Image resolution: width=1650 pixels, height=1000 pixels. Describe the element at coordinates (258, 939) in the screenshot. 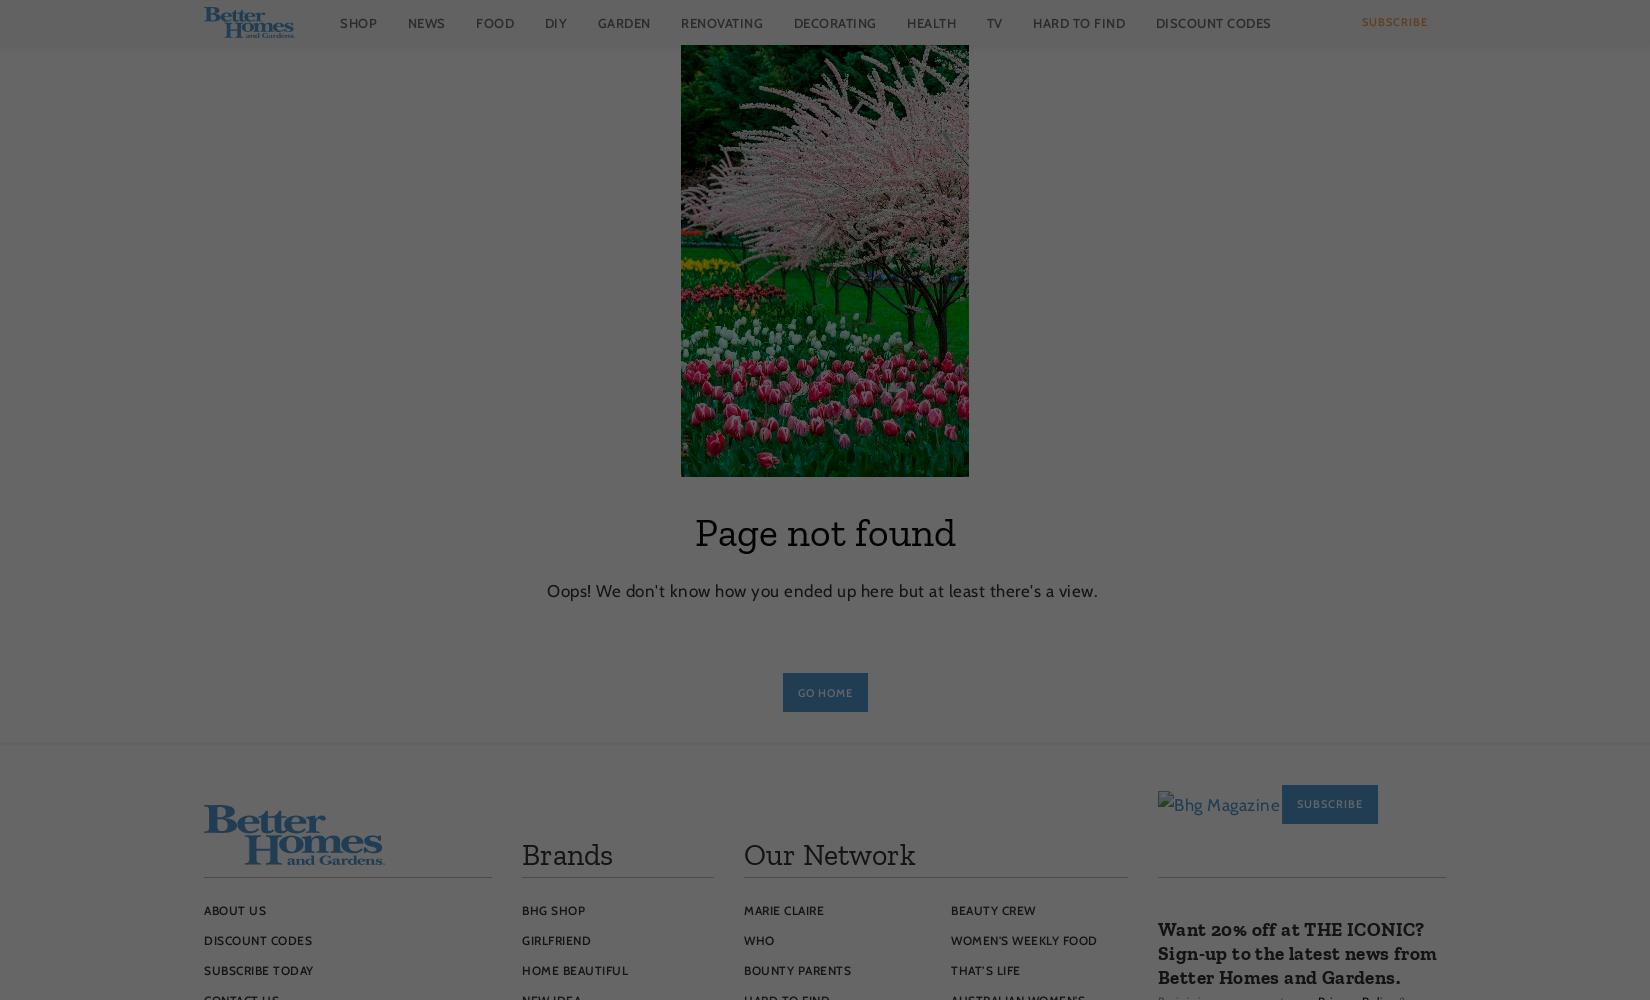

I see `'Discount Codes'` at that location.